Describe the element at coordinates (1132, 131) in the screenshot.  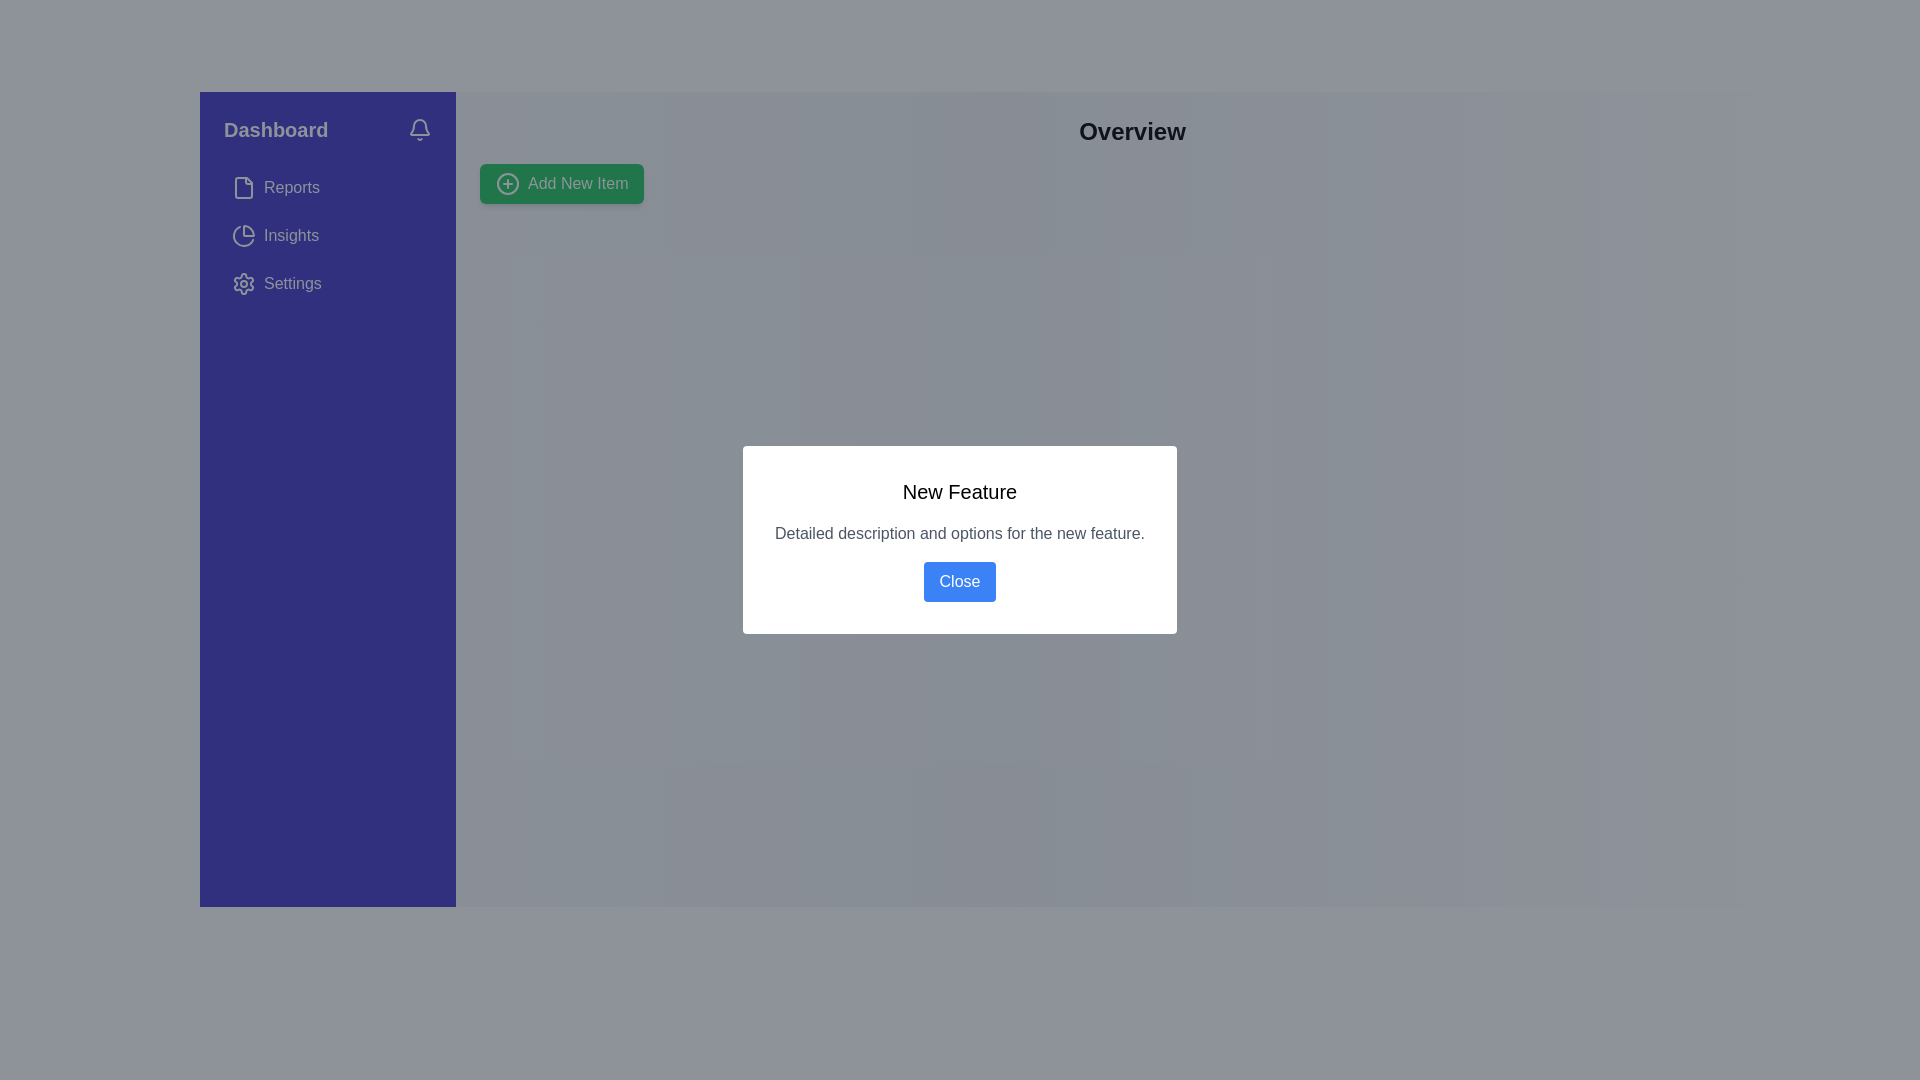
I see `the Header text or title at the top center of the content area, which serves as the title for the current section or page` at that location.